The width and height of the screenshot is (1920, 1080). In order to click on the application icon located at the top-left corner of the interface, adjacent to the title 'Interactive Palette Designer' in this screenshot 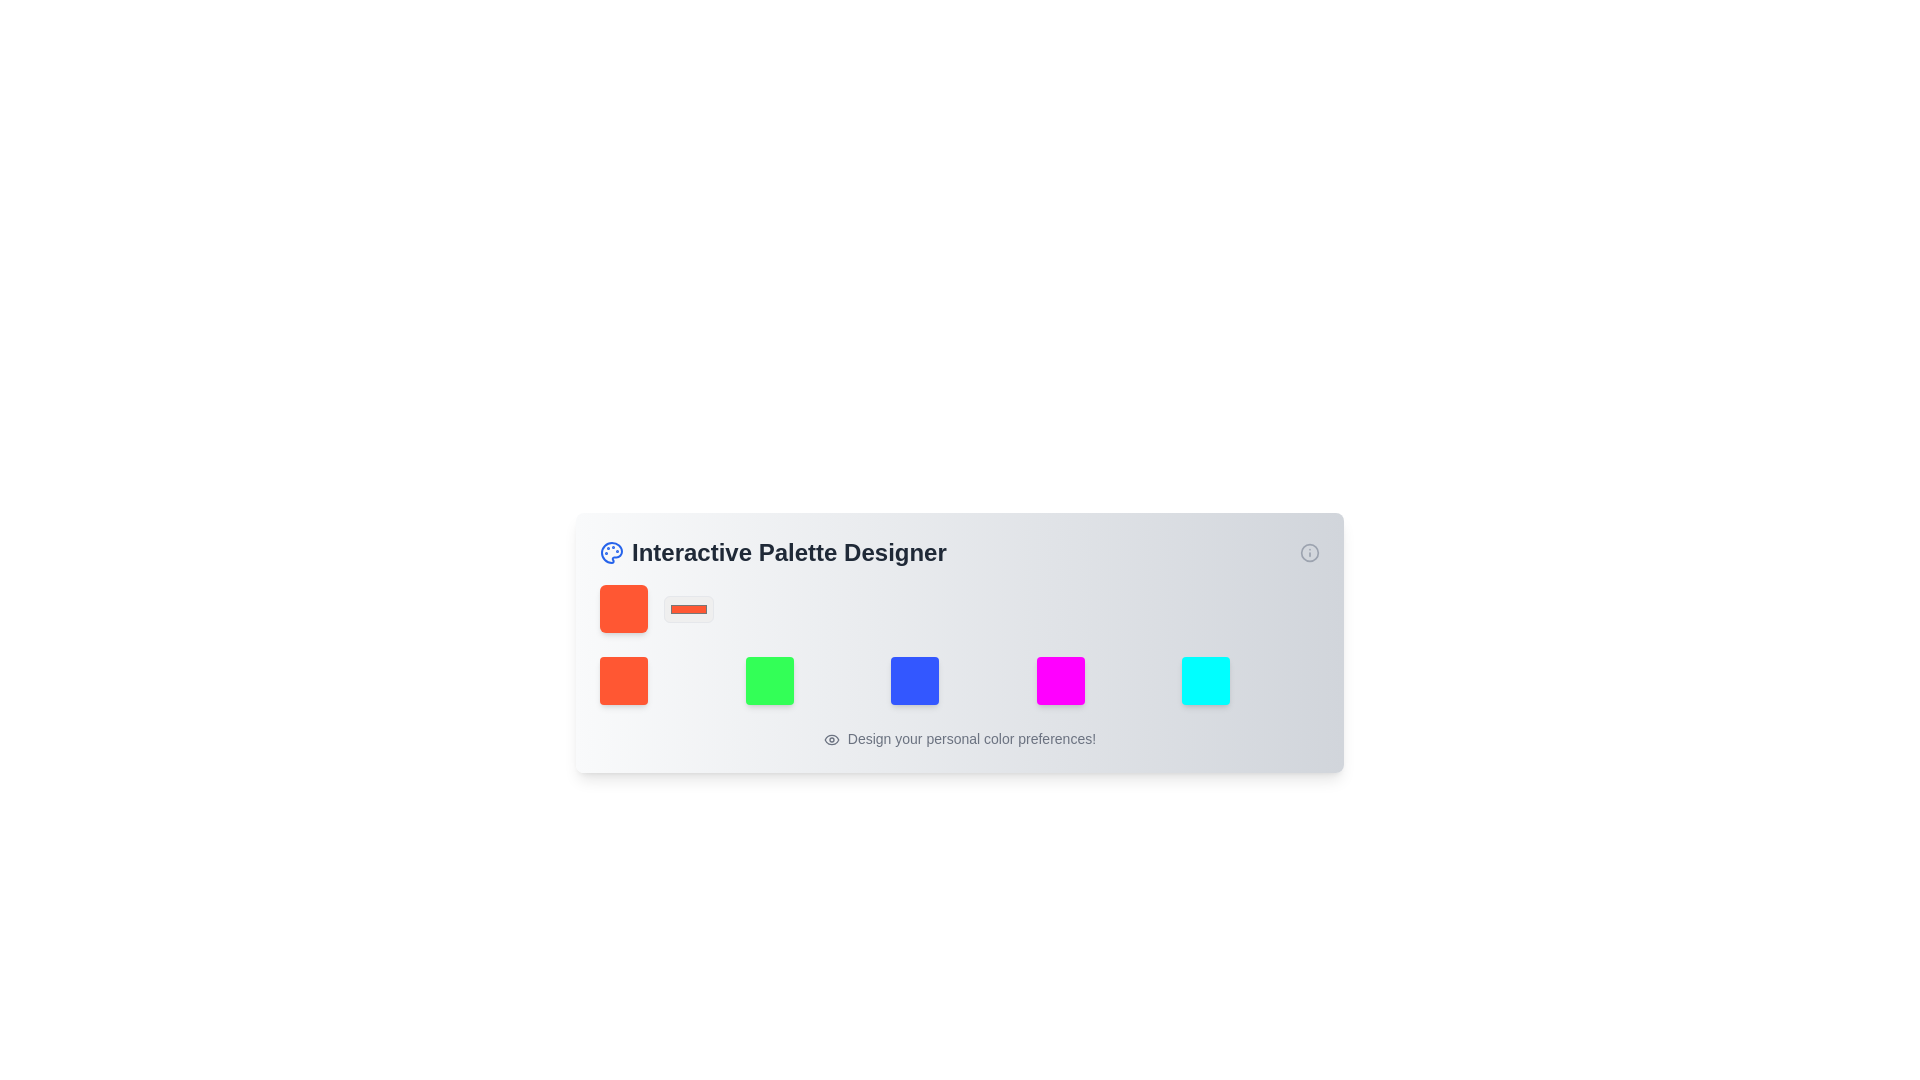, I will do `click(610, 552)`.